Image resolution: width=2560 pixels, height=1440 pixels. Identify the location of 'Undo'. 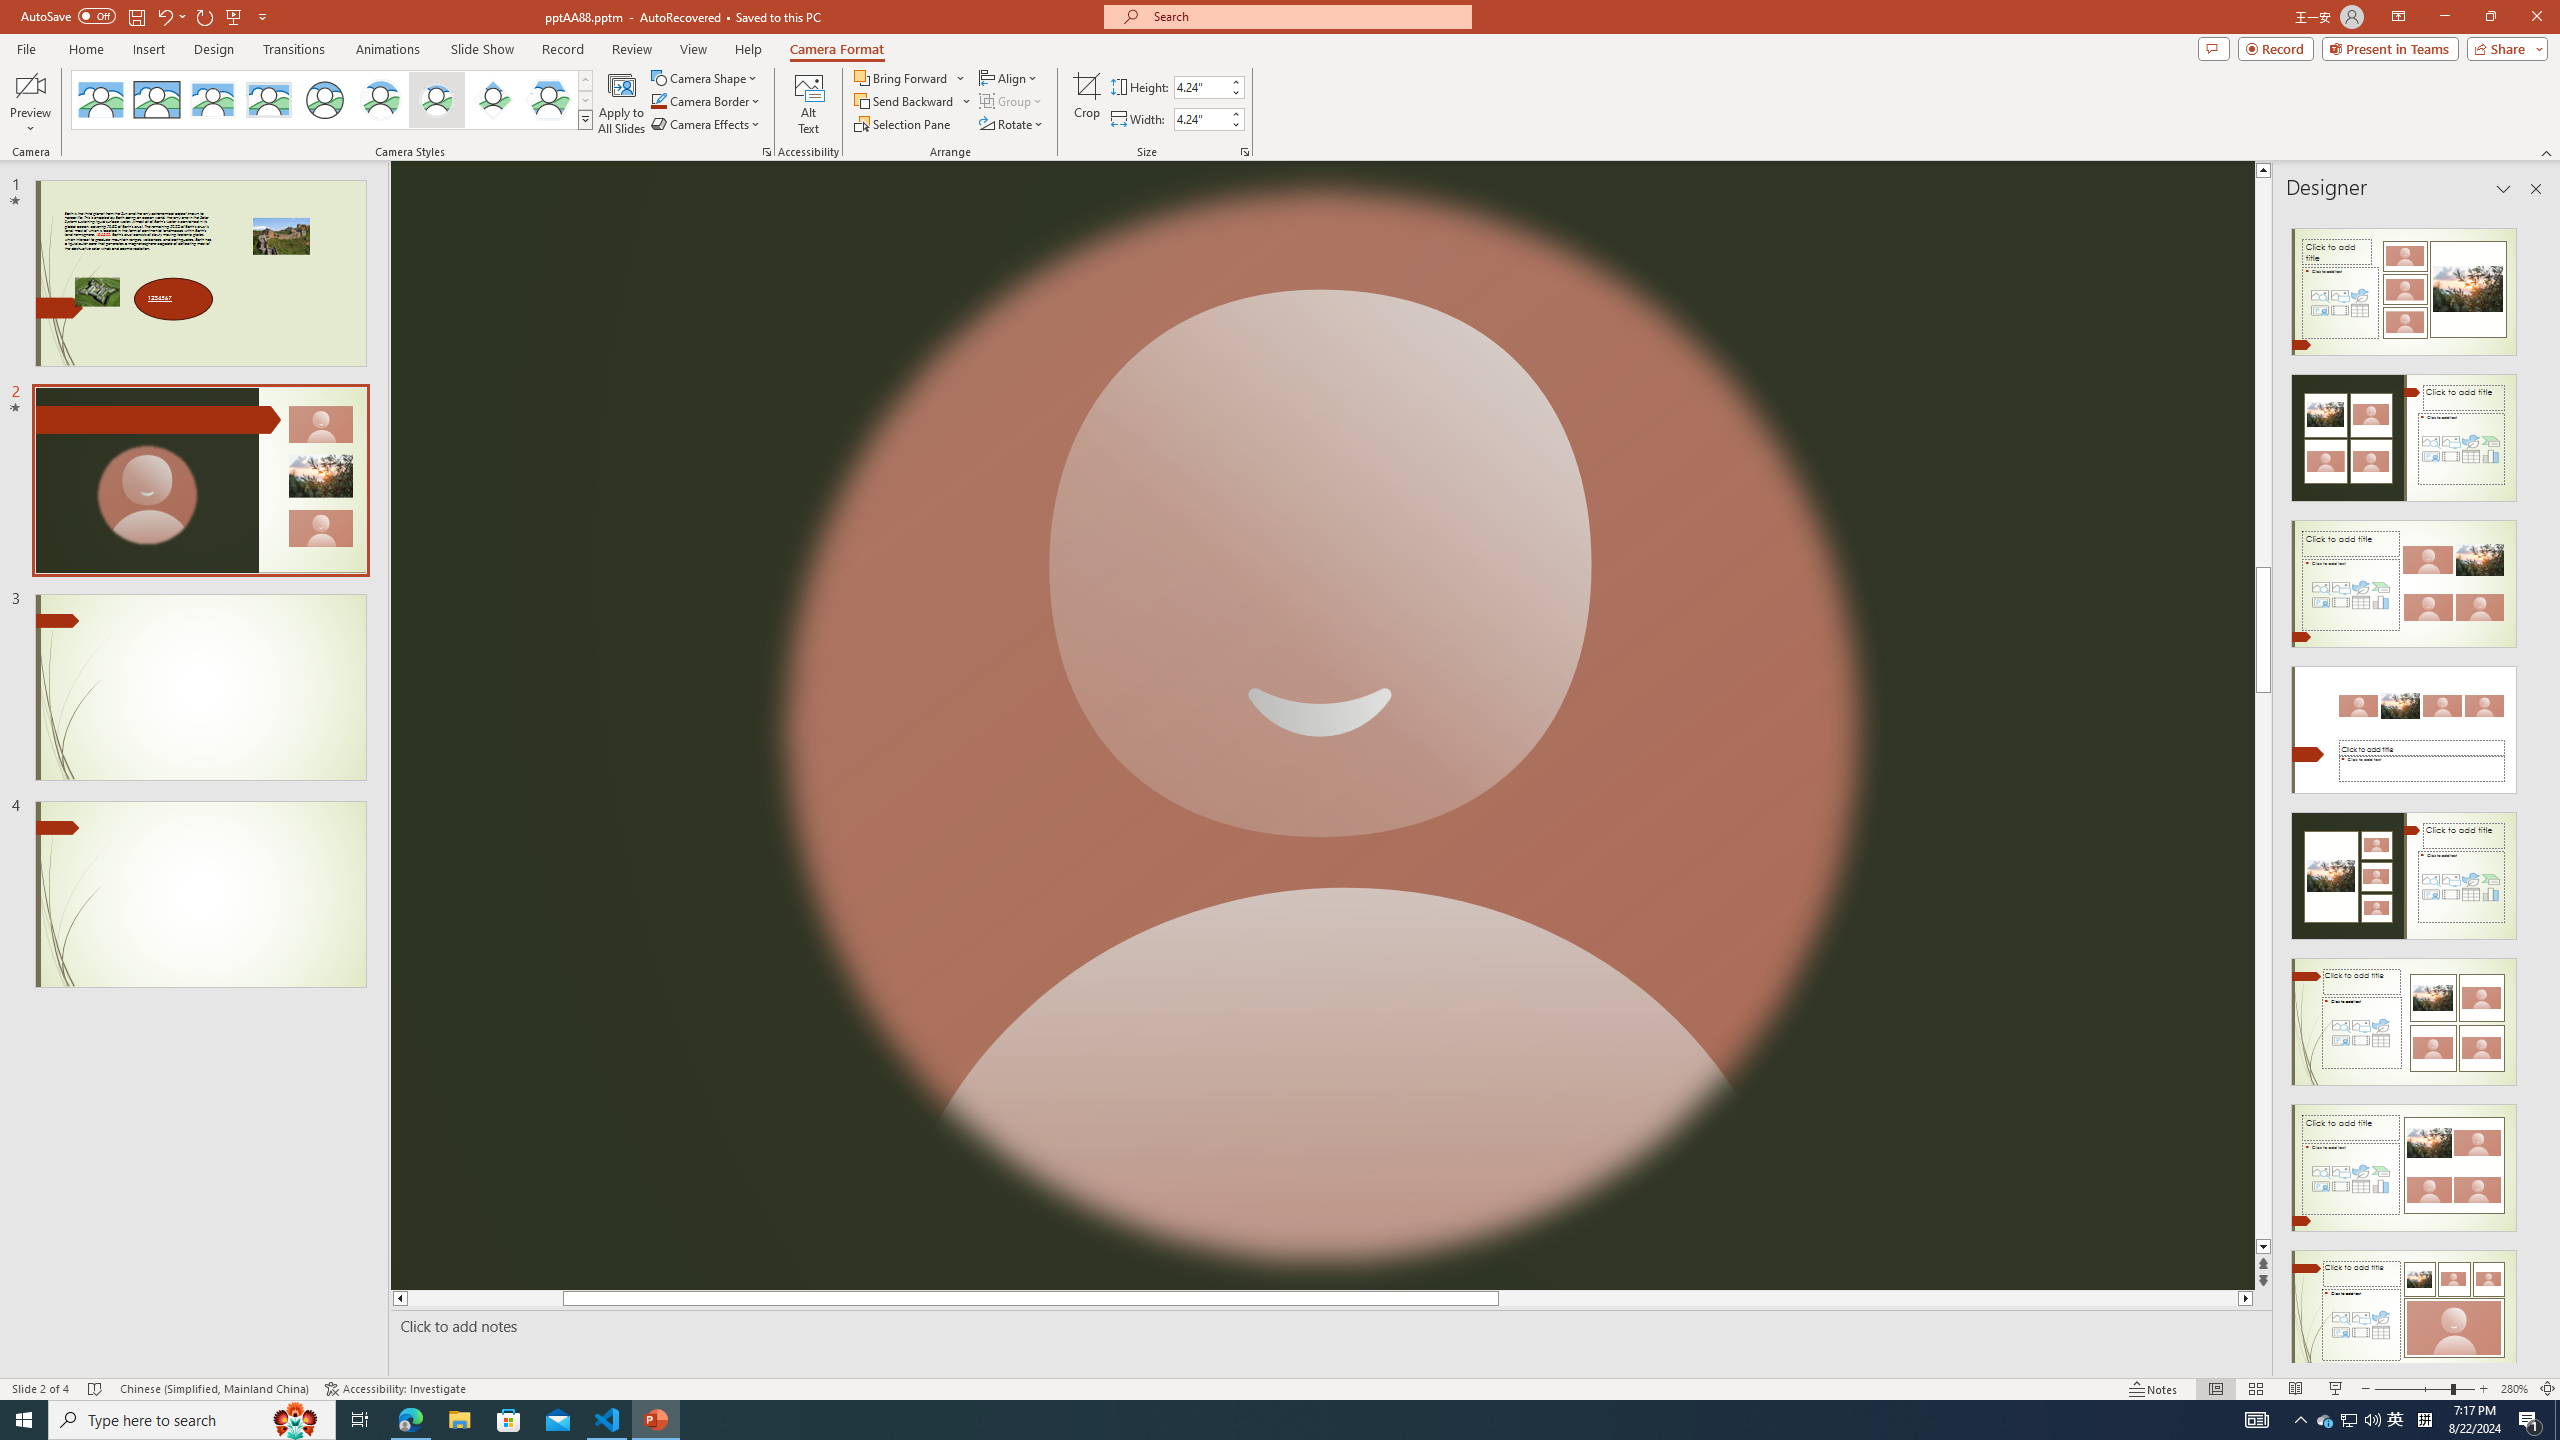
(163, 15).